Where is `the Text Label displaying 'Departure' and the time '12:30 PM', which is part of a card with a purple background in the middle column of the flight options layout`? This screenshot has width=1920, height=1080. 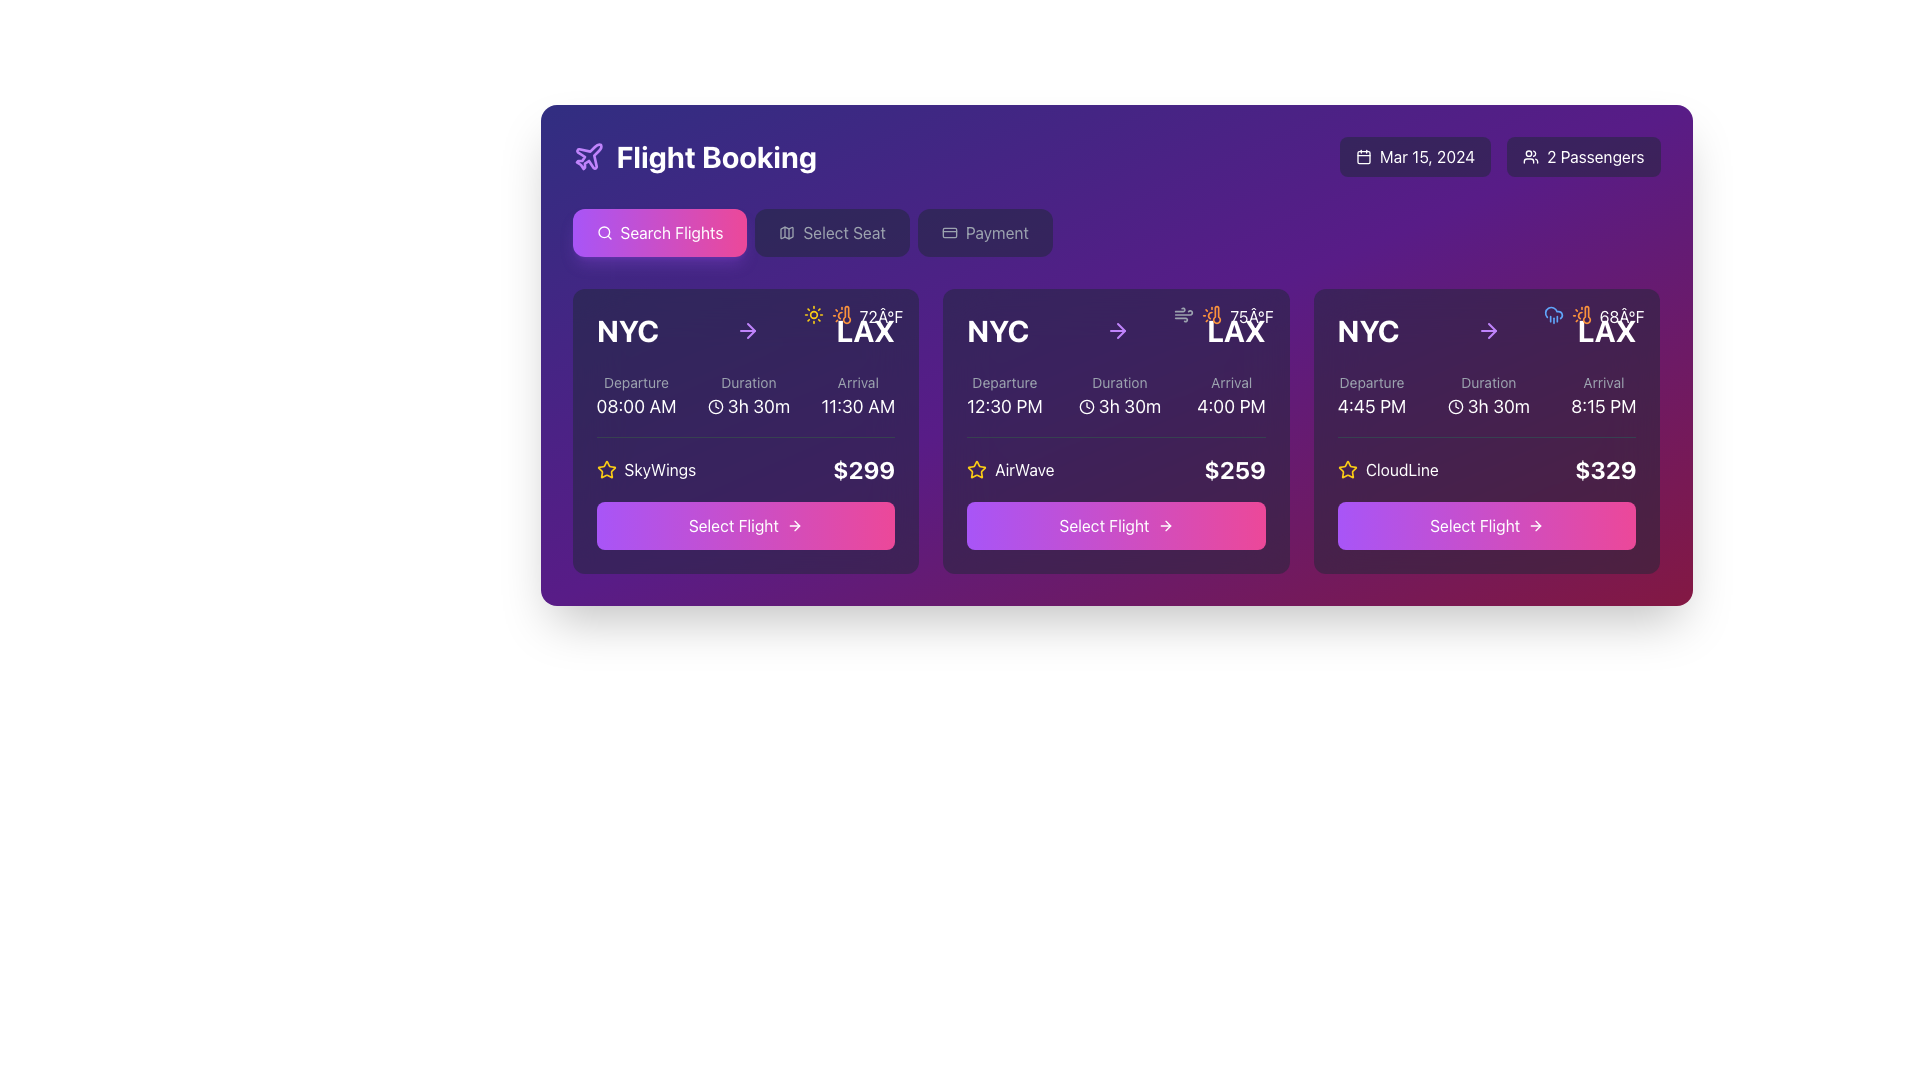
the Text Label displaying 'Departure' and the time '12:30 PM', which is part of a card with a purple background in the middle column of the flight options layout is located at coordinates (1004, 397).